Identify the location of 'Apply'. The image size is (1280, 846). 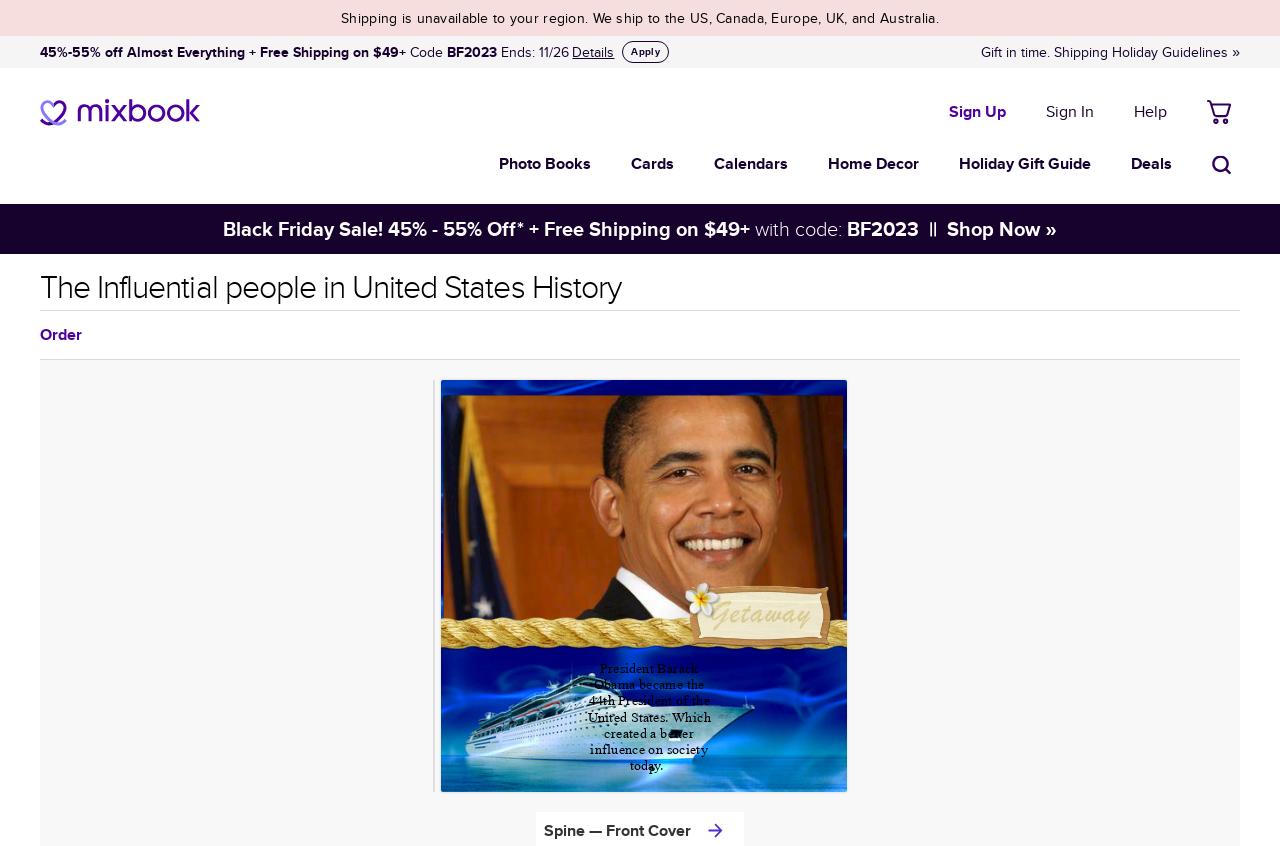
(645, 49).